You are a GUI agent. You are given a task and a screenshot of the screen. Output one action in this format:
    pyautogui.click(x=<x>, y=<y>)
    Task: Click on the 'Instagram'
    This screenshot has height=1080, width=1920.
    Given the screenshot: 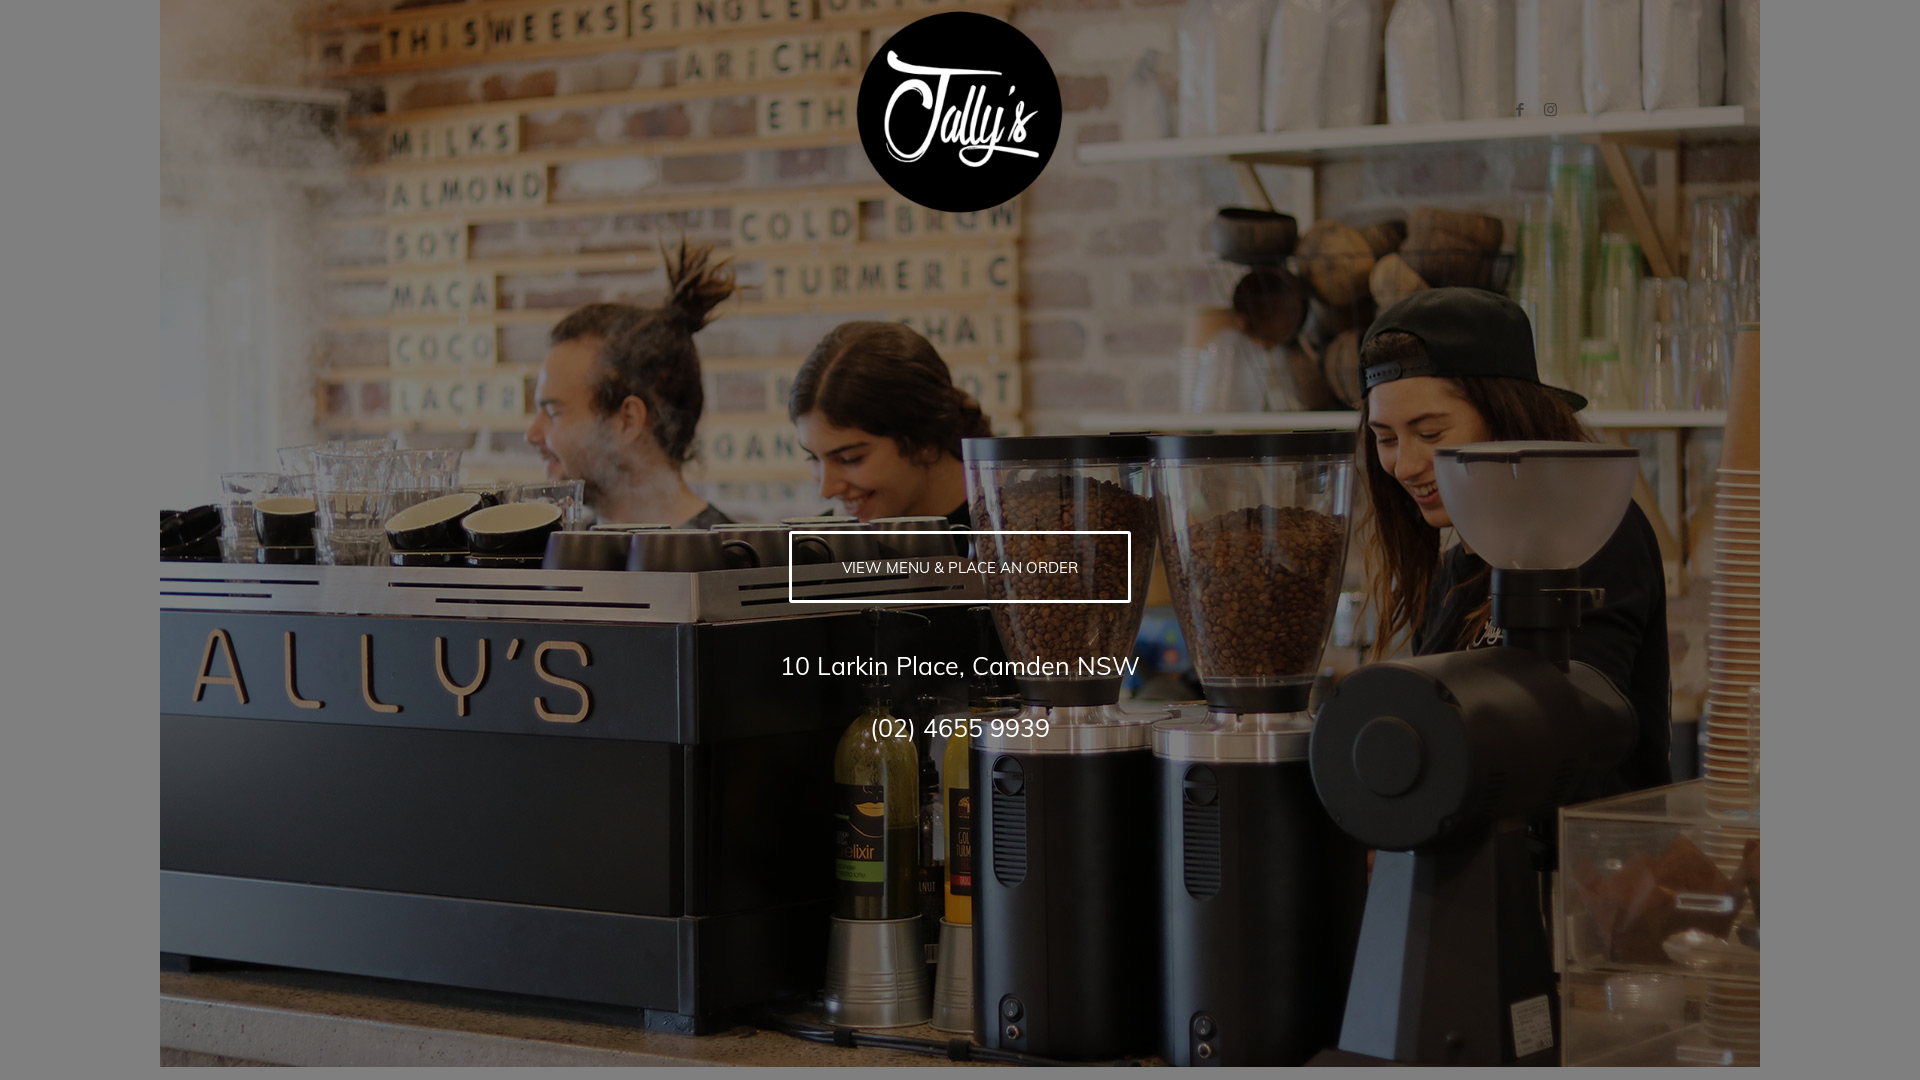 What is the action you would take?
    pyautogui.click(x=1549, y=110)
    